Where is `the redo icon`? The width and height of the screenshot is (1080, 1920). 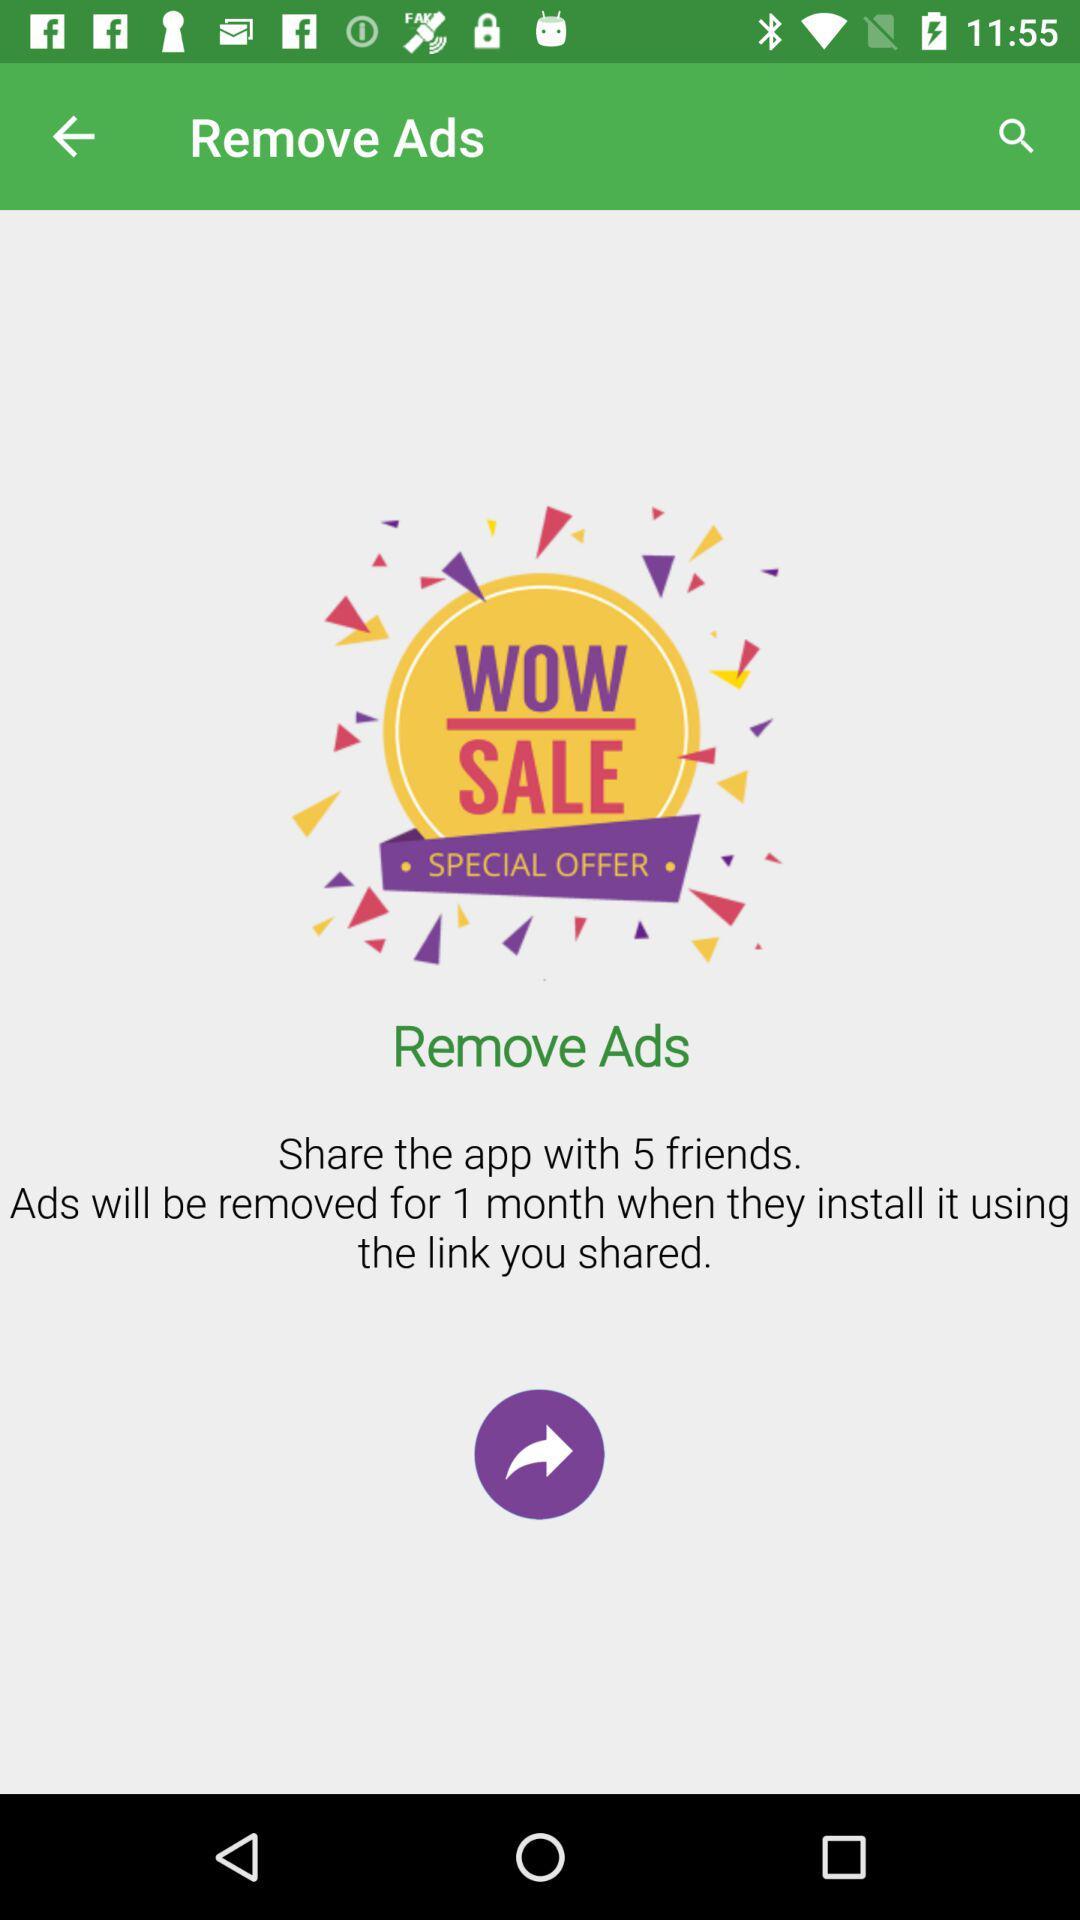 the redo icon is located at coordinates (538, 1454).